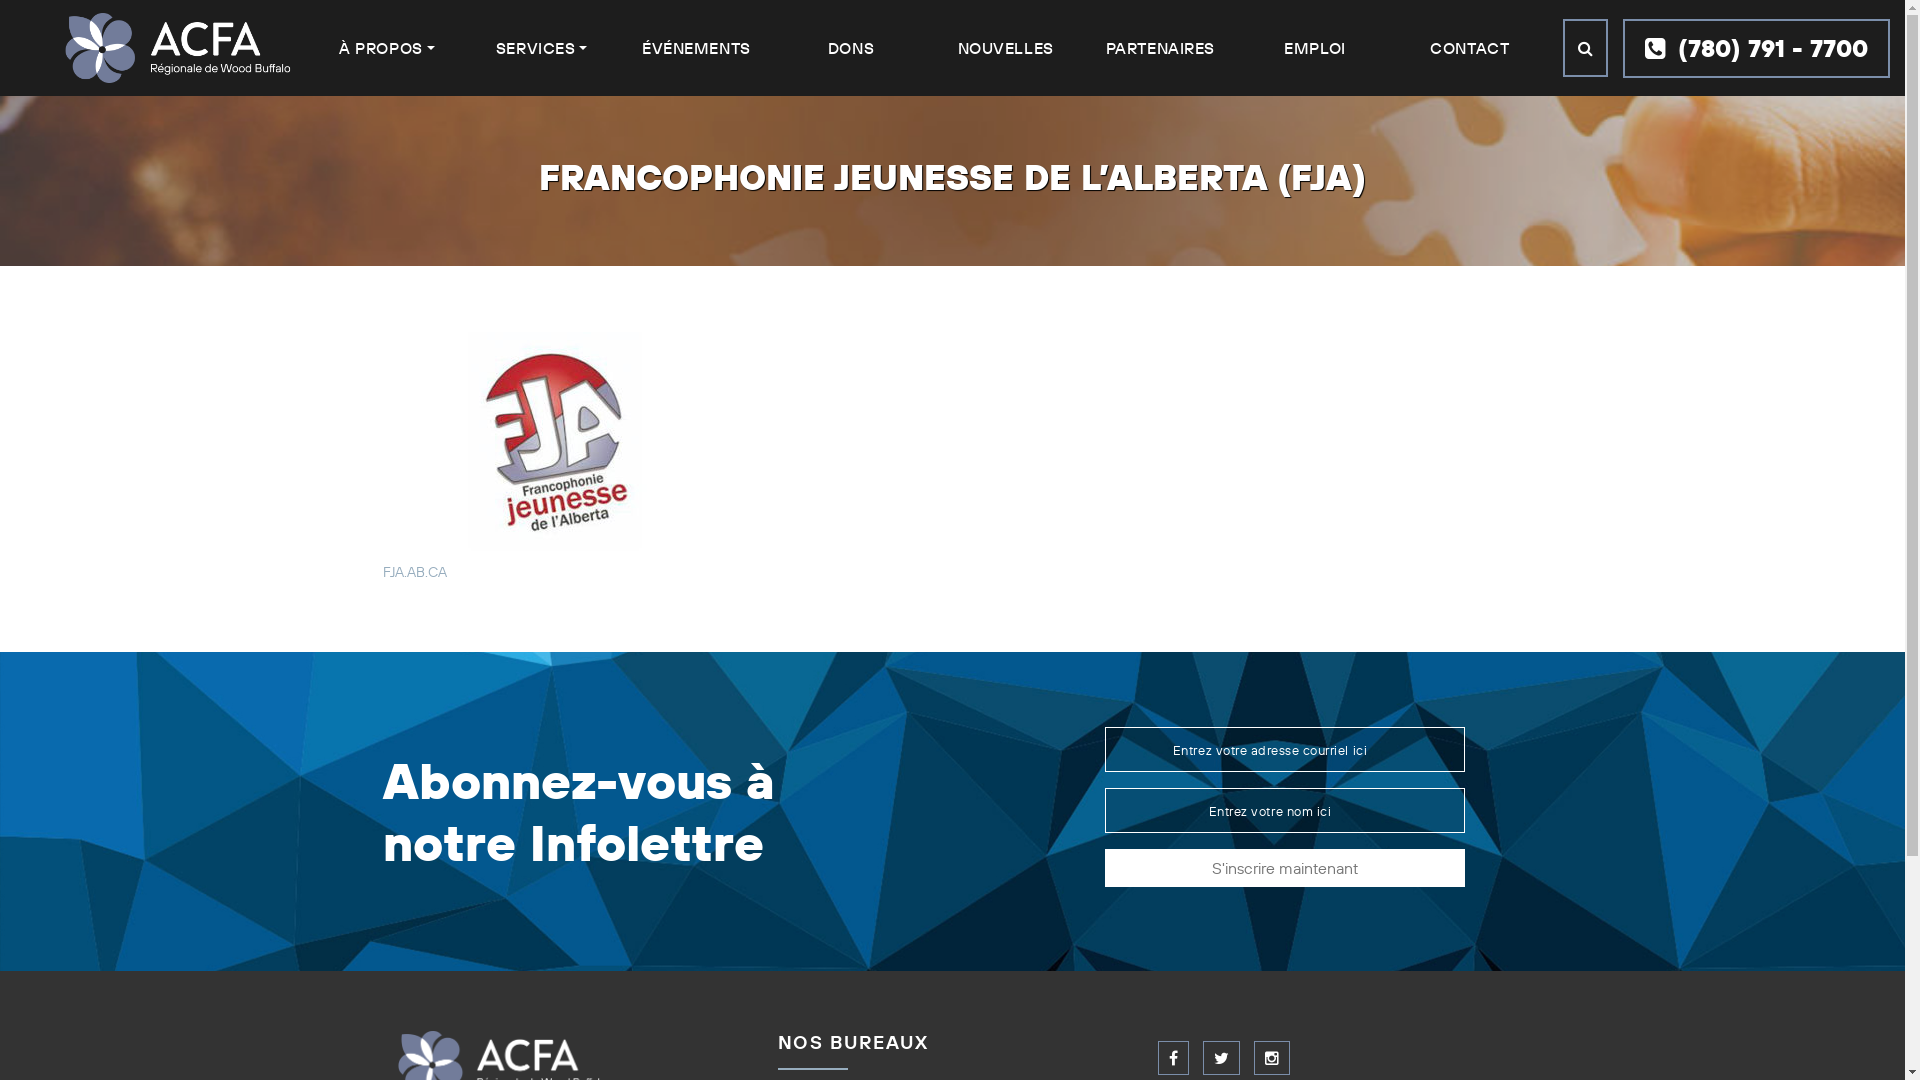 The width and height of the screenshot is (1920, 1080). What do you see at coordinates (1755, 46) in the screenshot?
I see `'(780) 791 - 7700'` at bounding box center [1755, 46].